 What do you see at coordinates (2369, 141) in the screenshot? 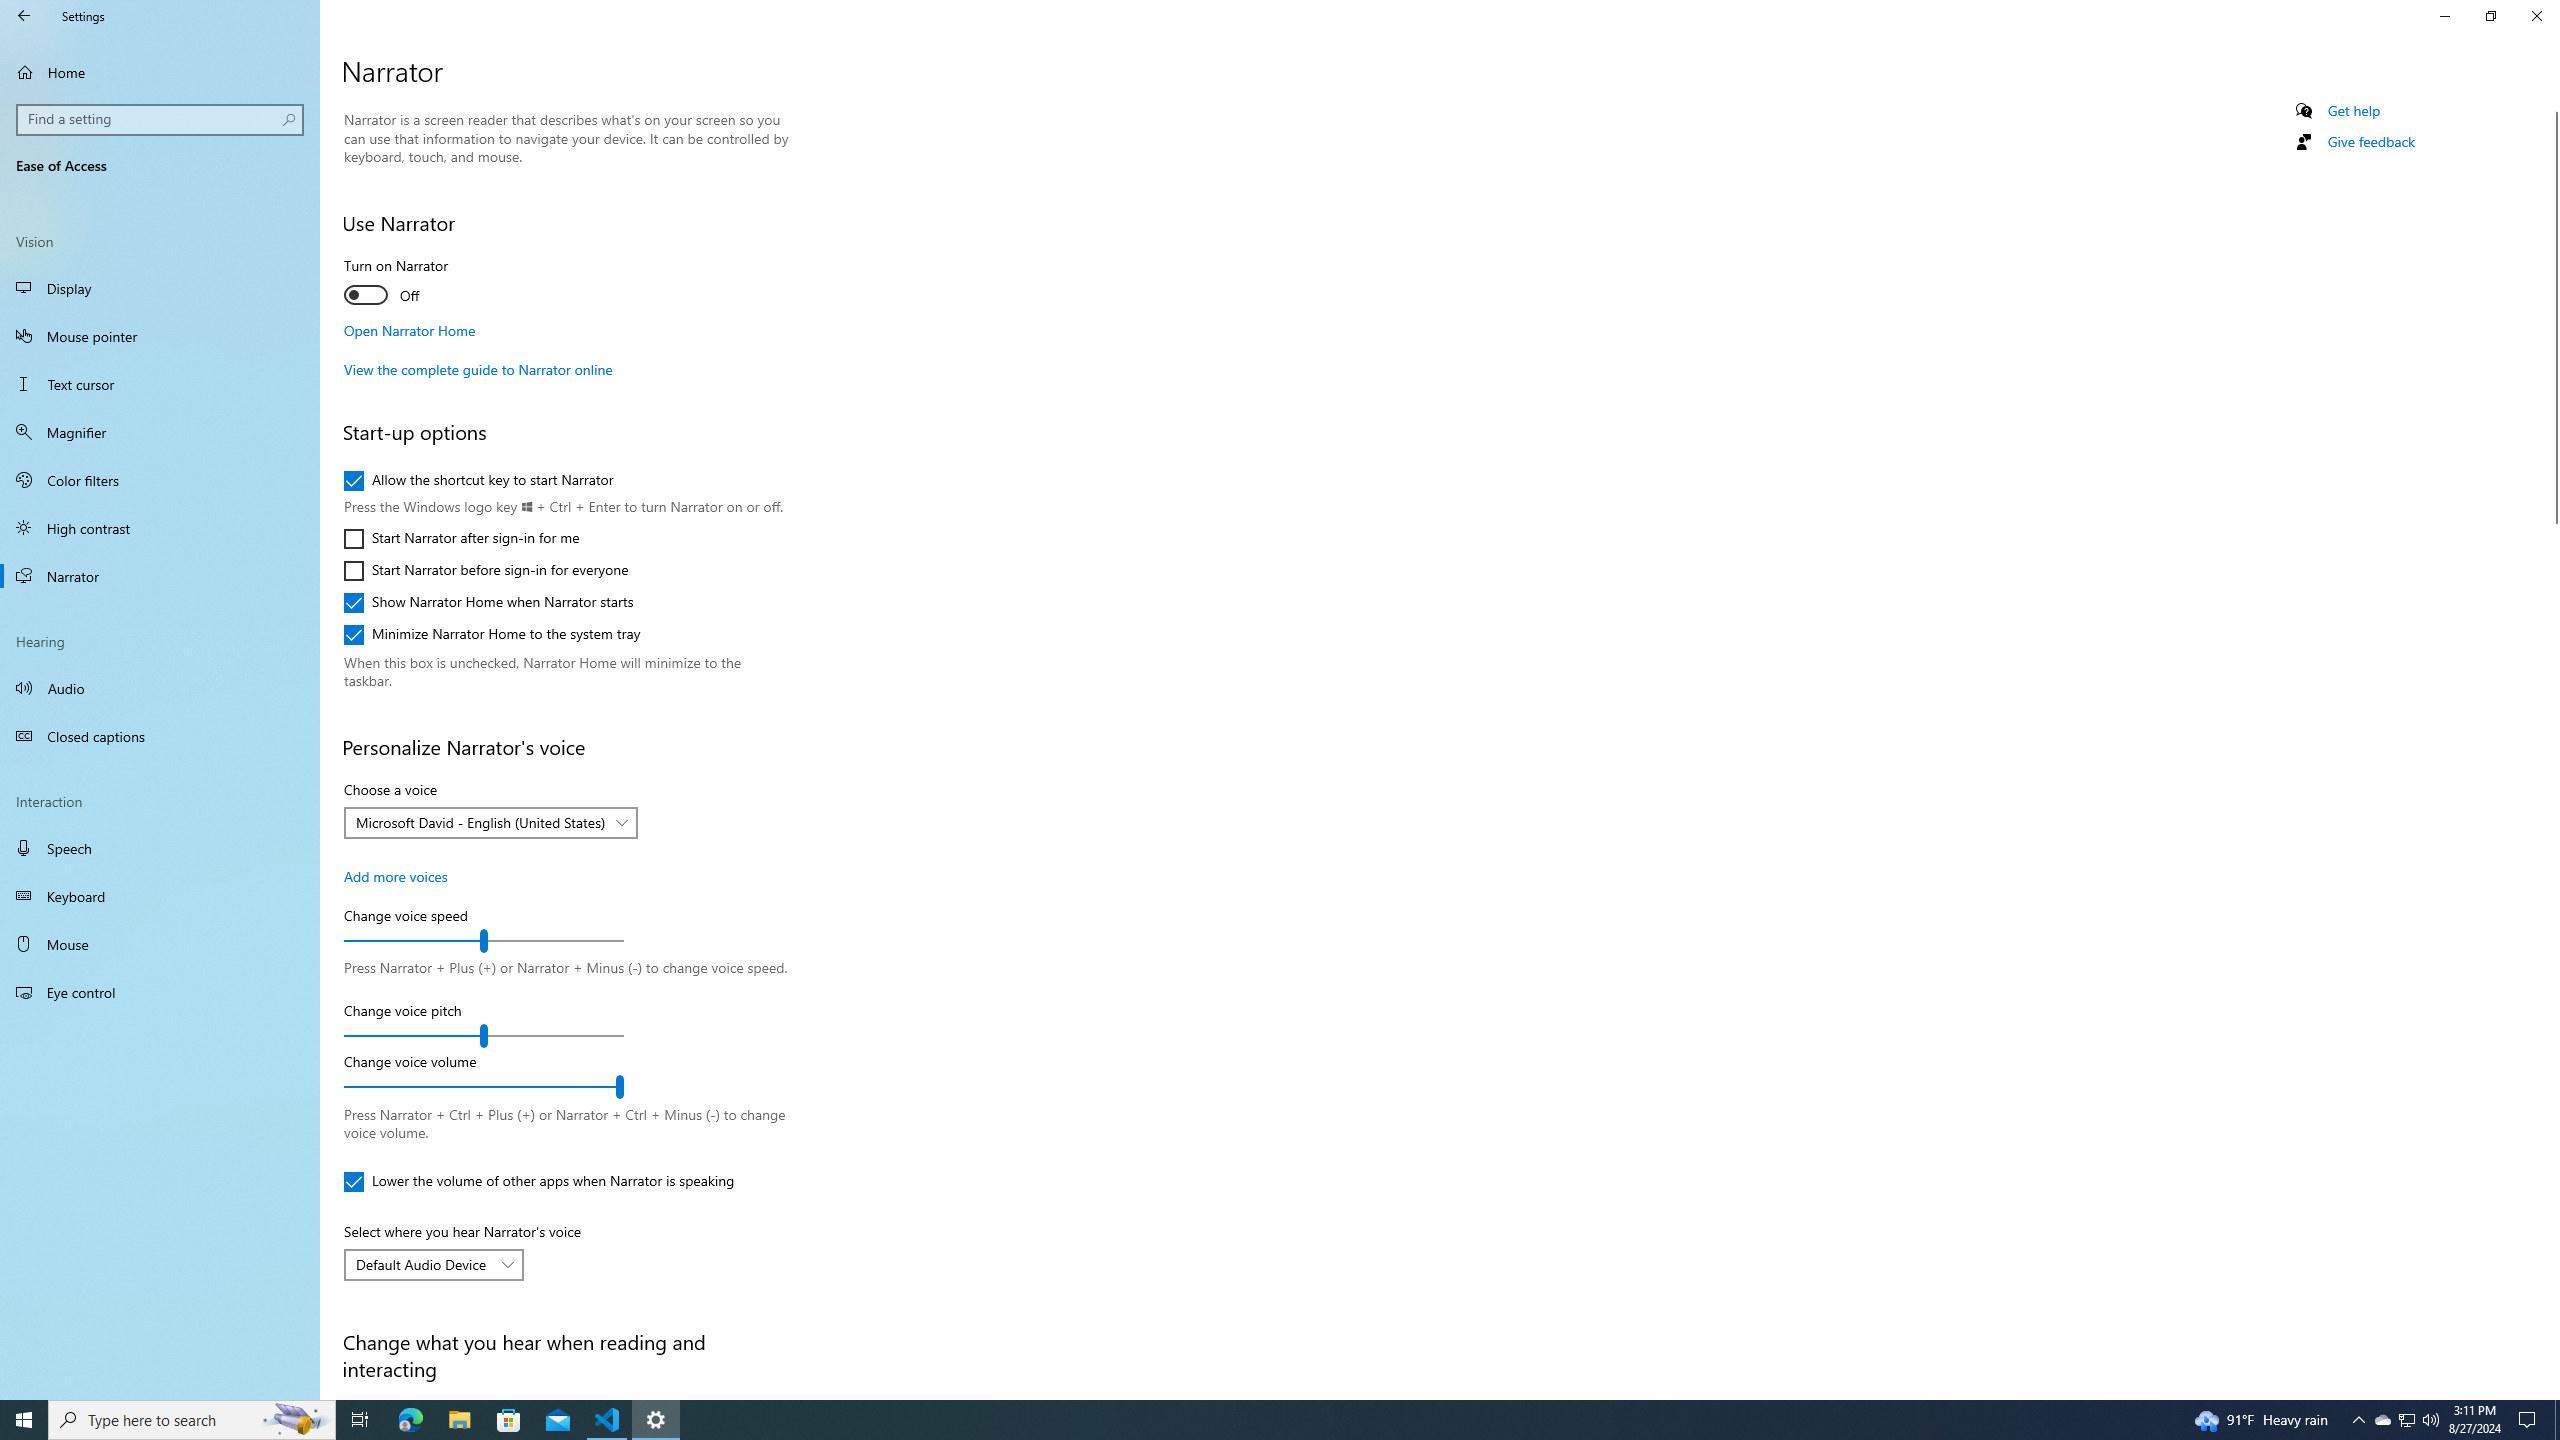
I see `'Give feedback'` at bounding box center [2369, 141].